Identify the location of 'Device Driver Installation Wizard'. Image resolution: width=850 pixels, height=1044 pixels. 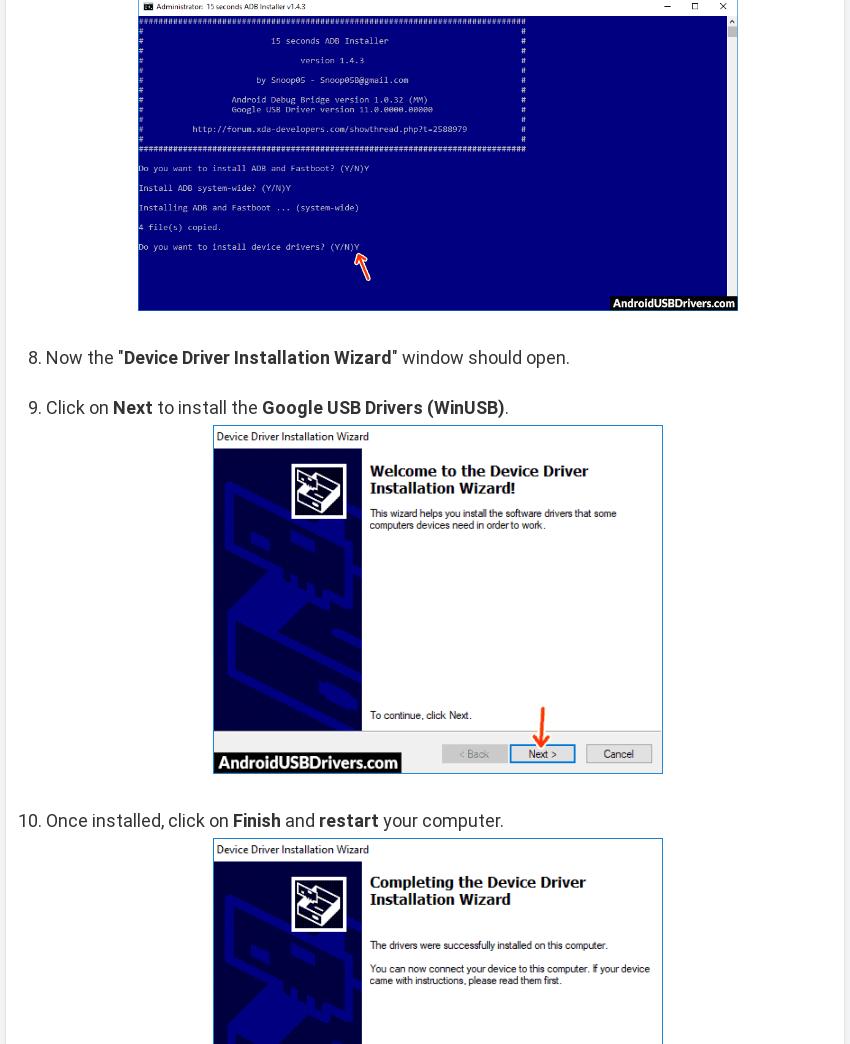
(123, 356).